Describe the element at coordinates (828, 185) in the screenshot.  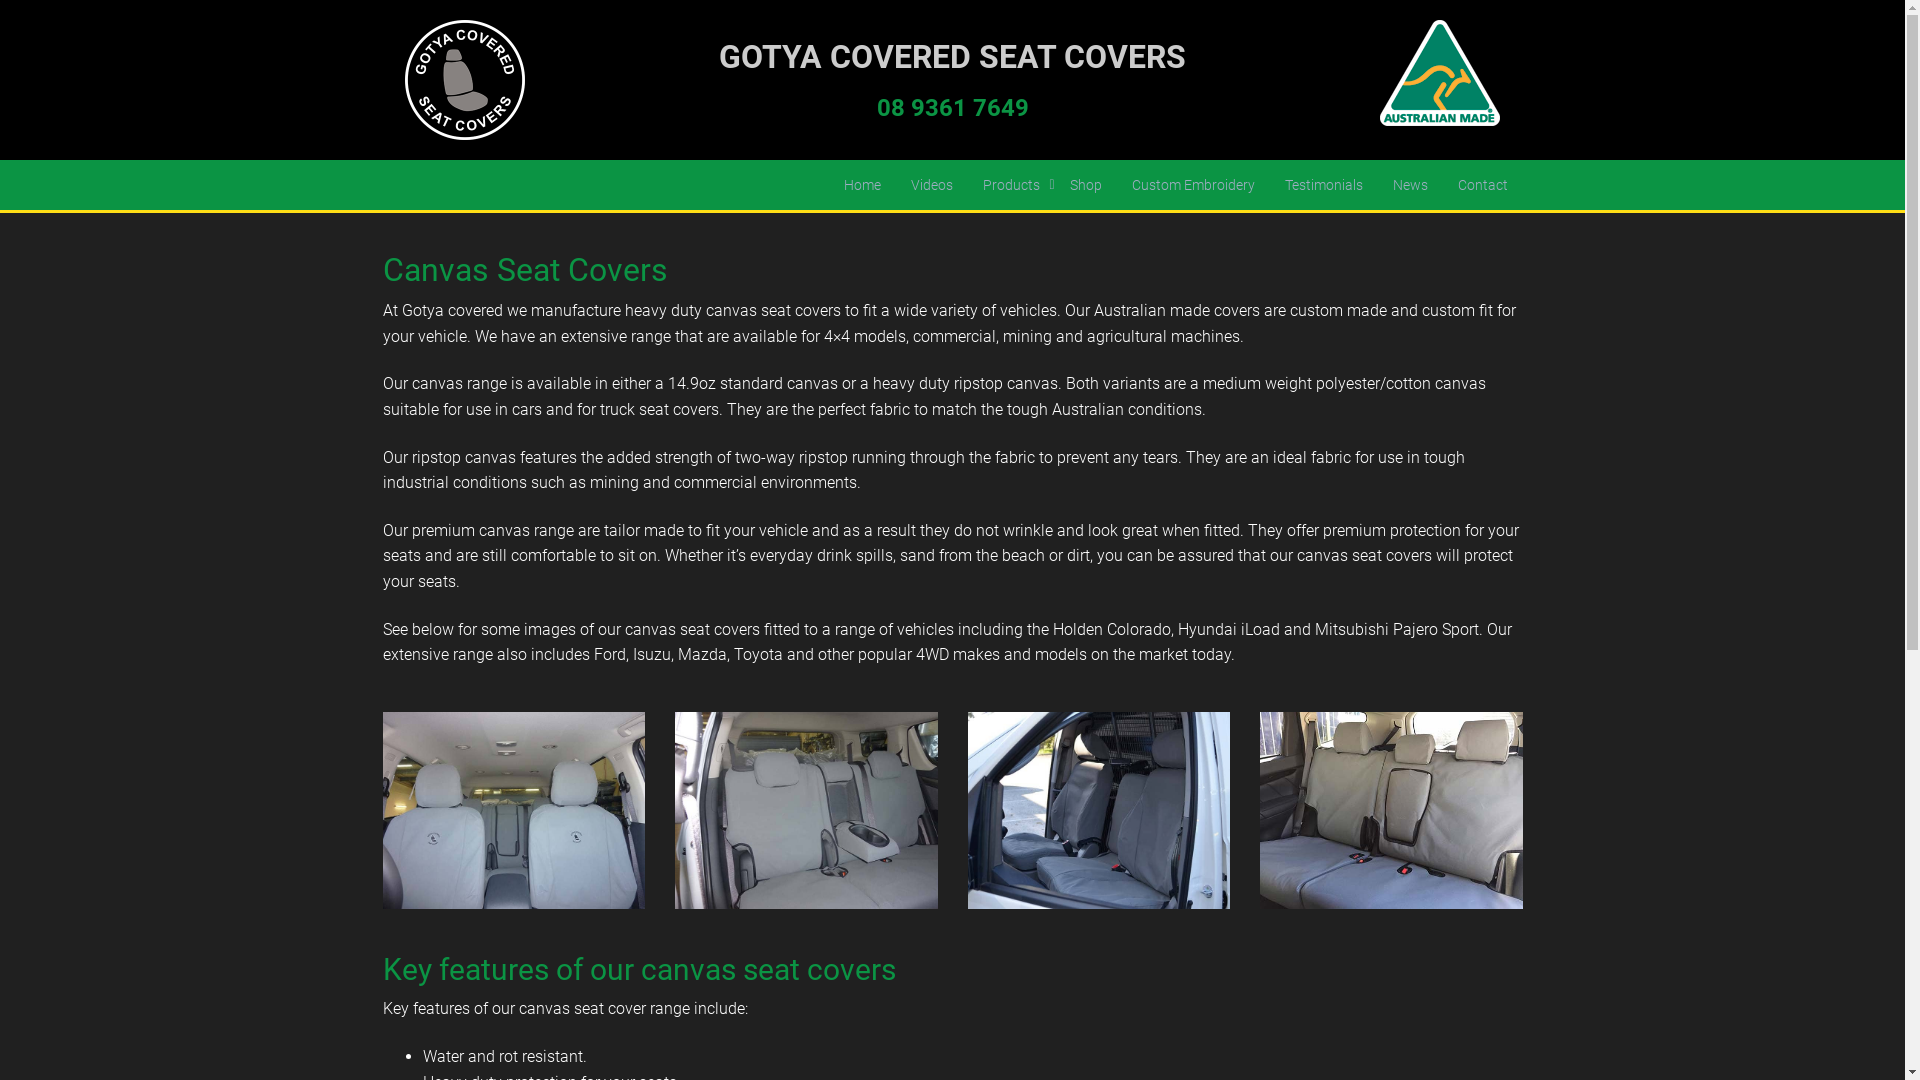
I see `'Home'` at that location.